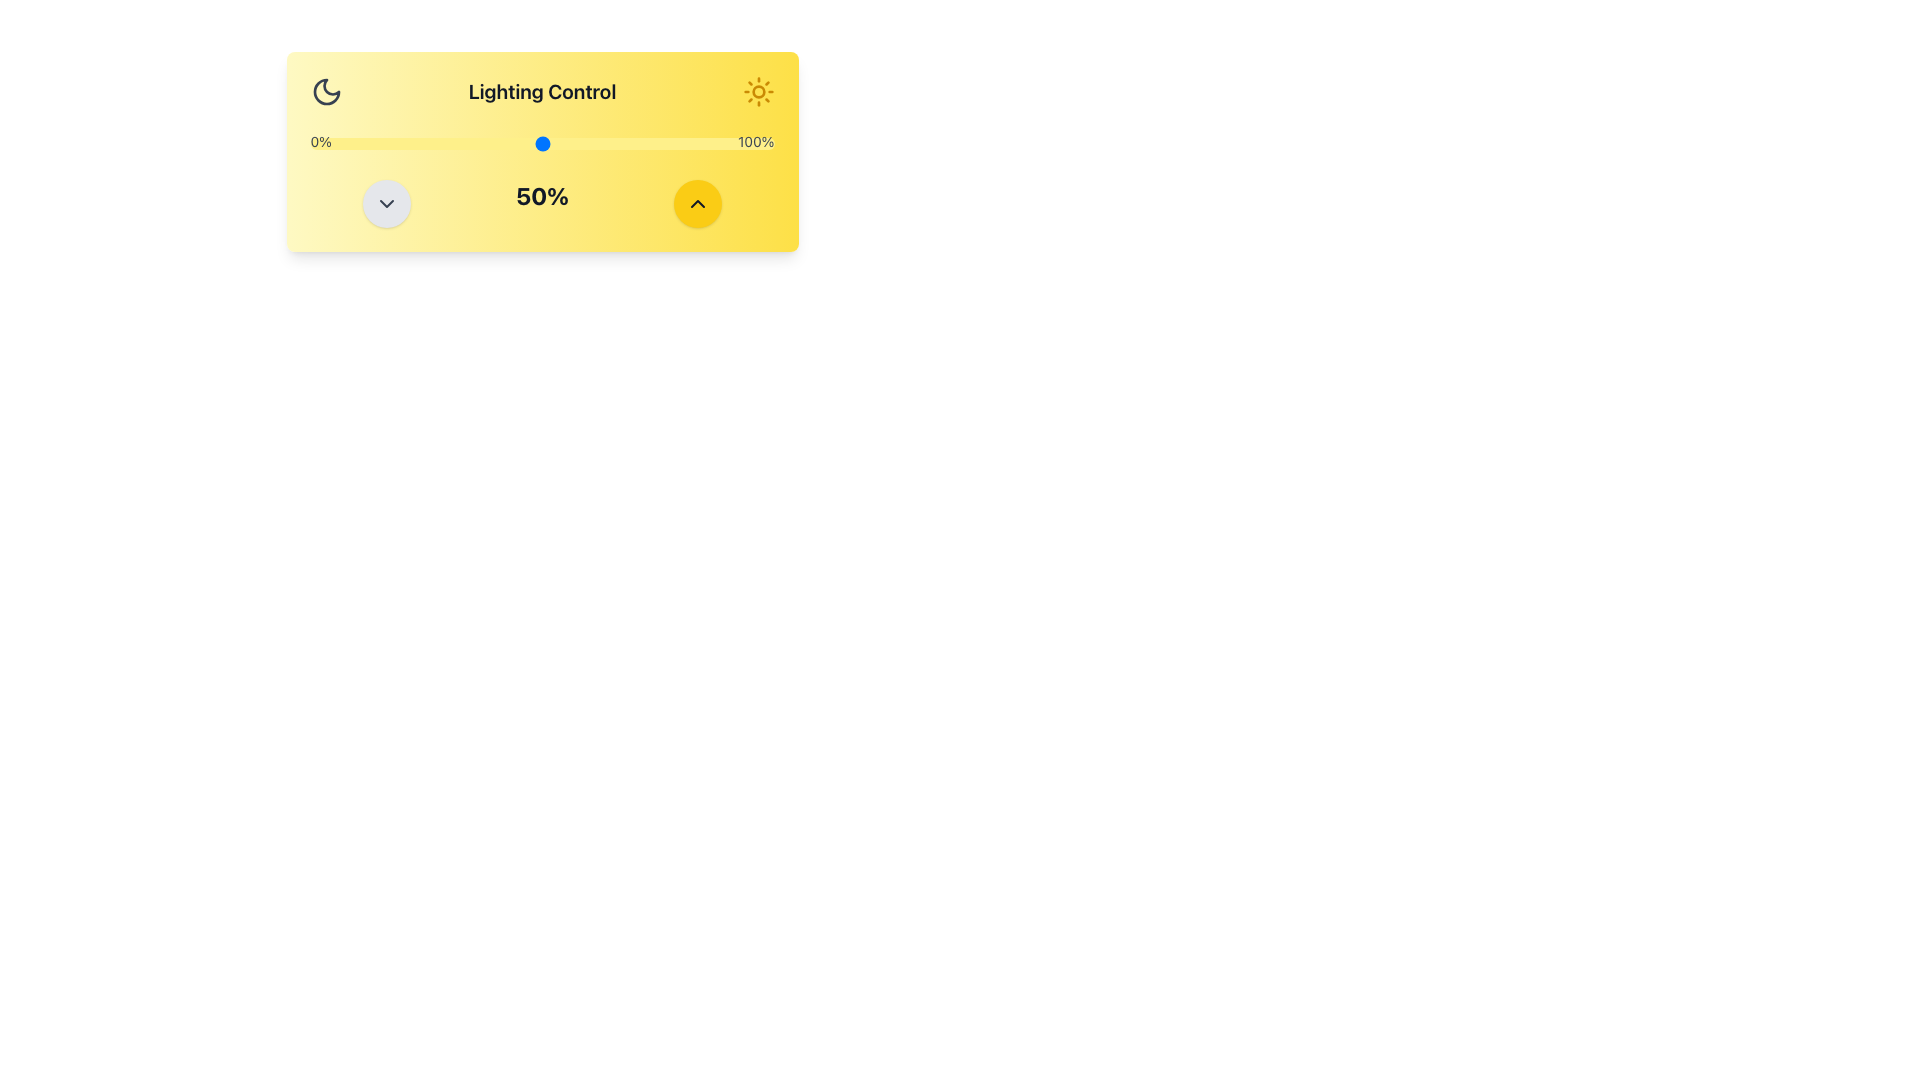  What do you see at coordinates (757, 92) in the screenshot?
I see `the sun icon on the far-right side of the 'Lighting Control' block` at bounding box center [757, 92].